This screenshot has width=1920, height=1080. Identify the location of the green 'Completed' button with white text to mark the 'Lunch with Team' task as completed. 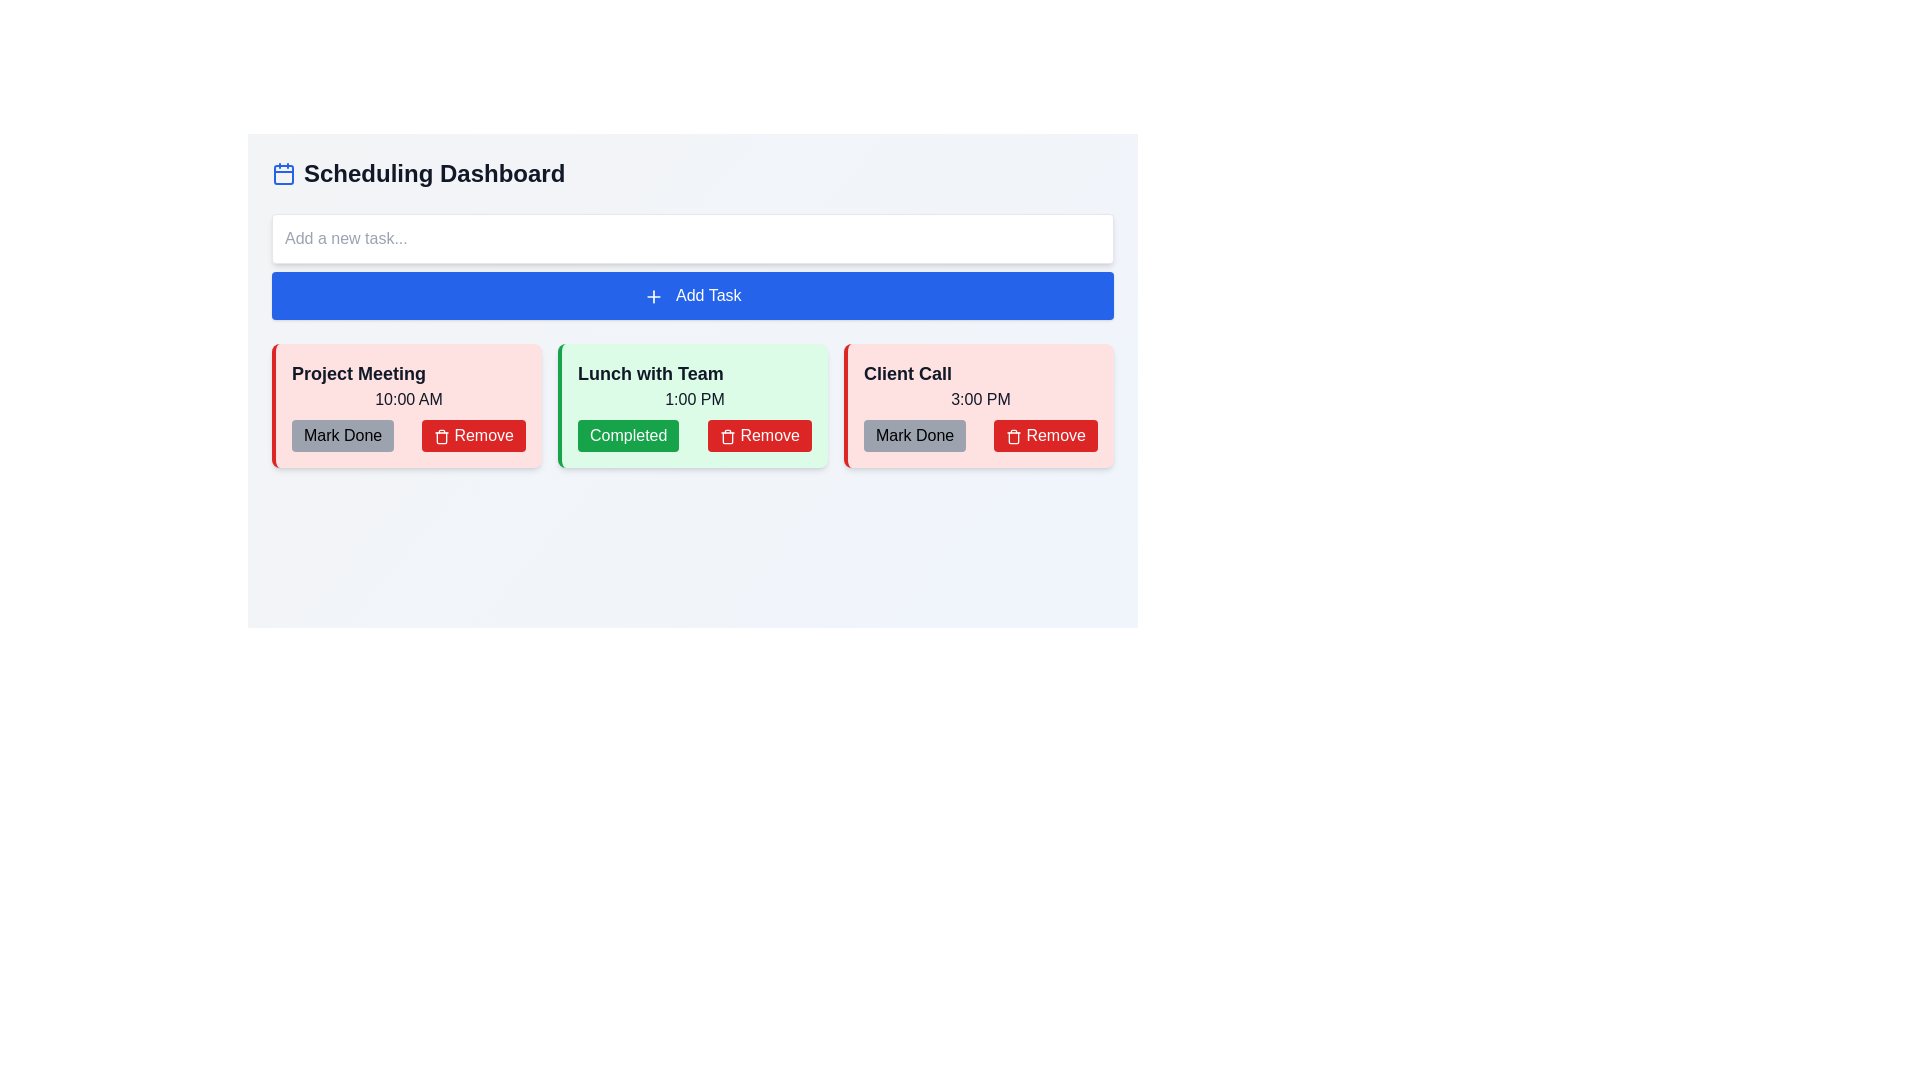
(627, 434).